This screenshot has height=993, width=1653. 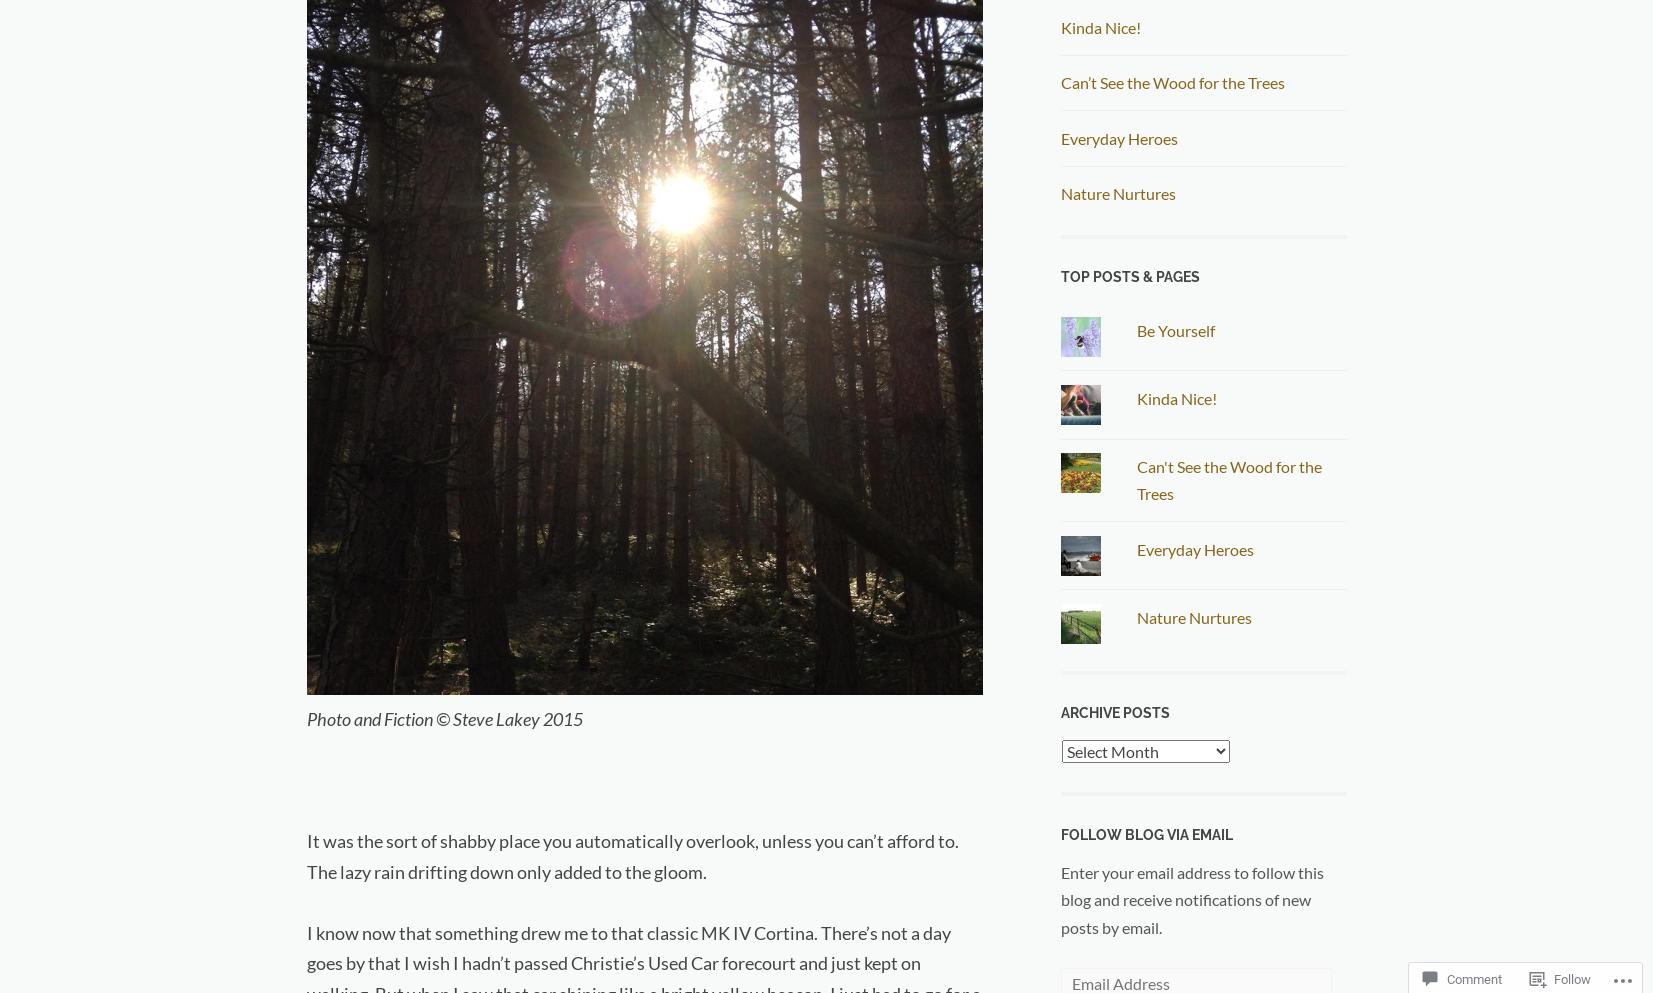 I want to click on 'Follow', so click(x=1572, y=979).